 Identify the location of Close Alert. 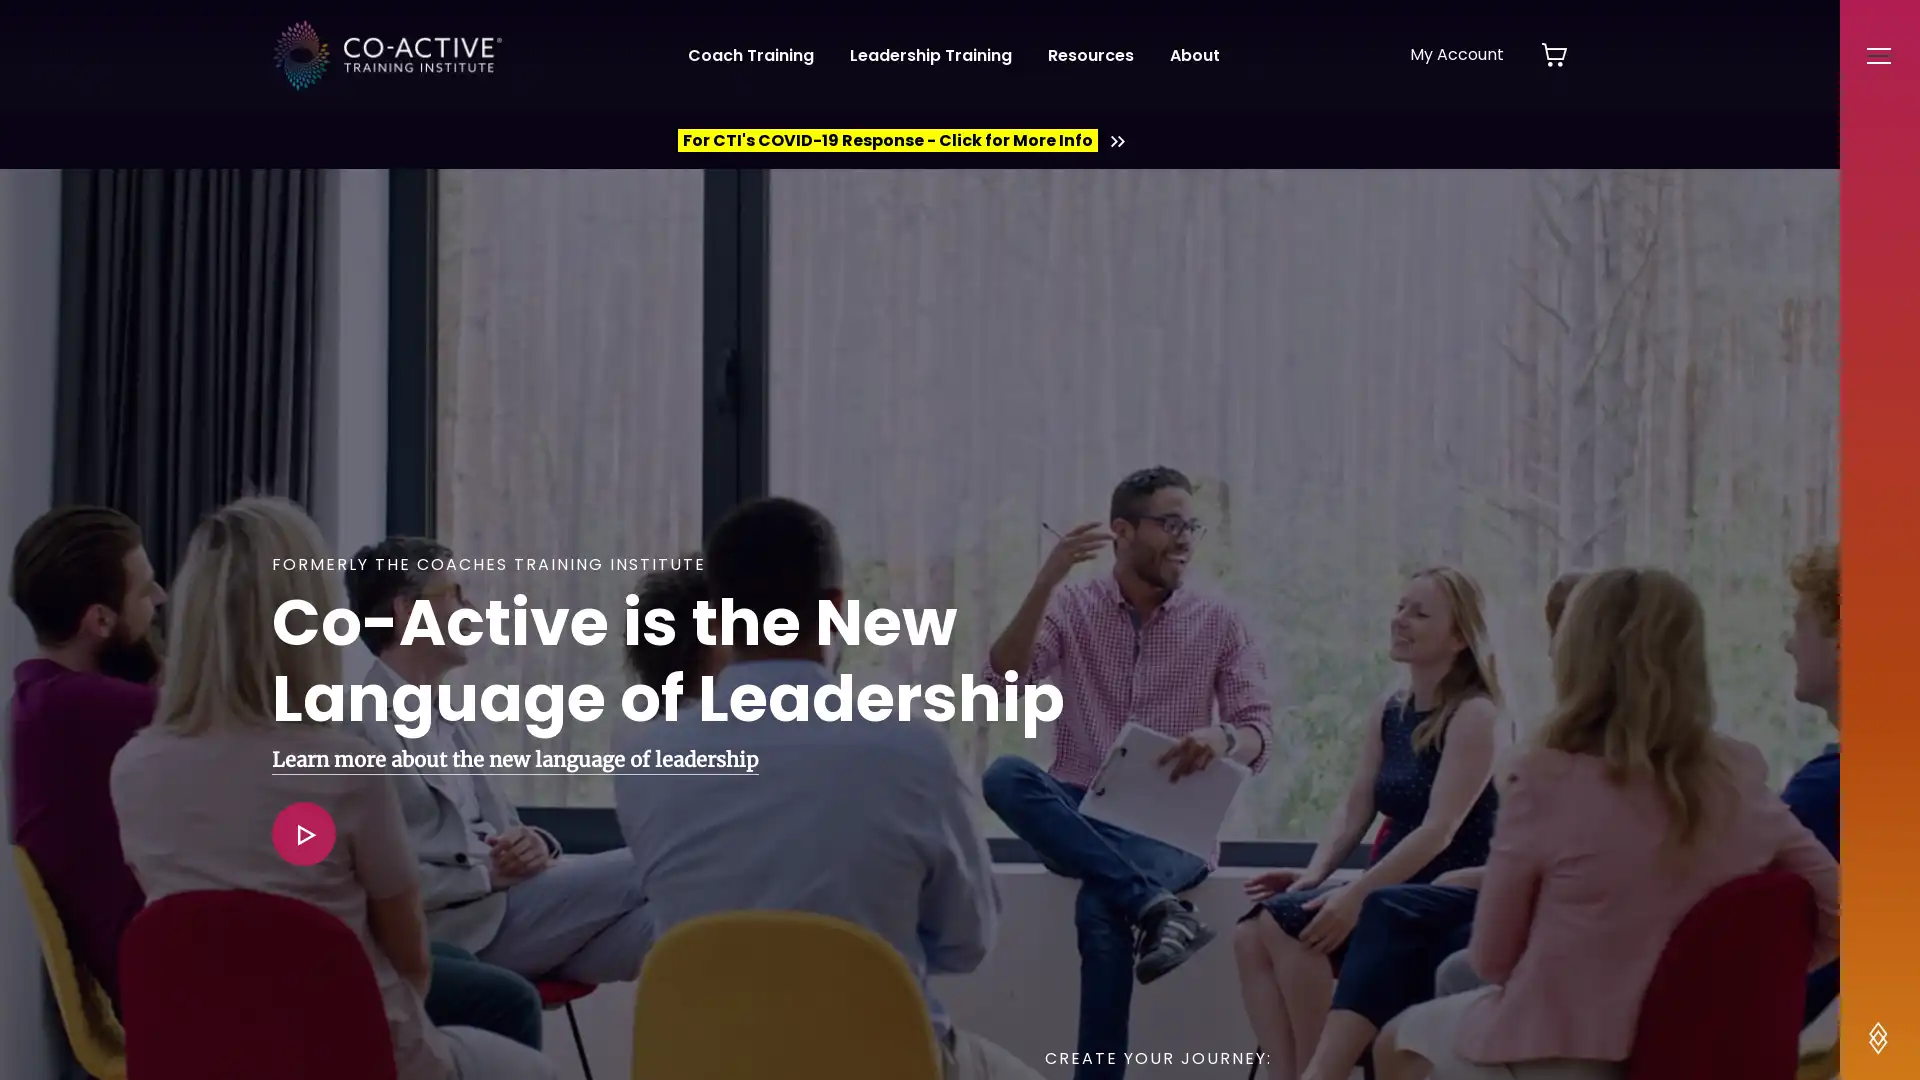
(1550, 251).